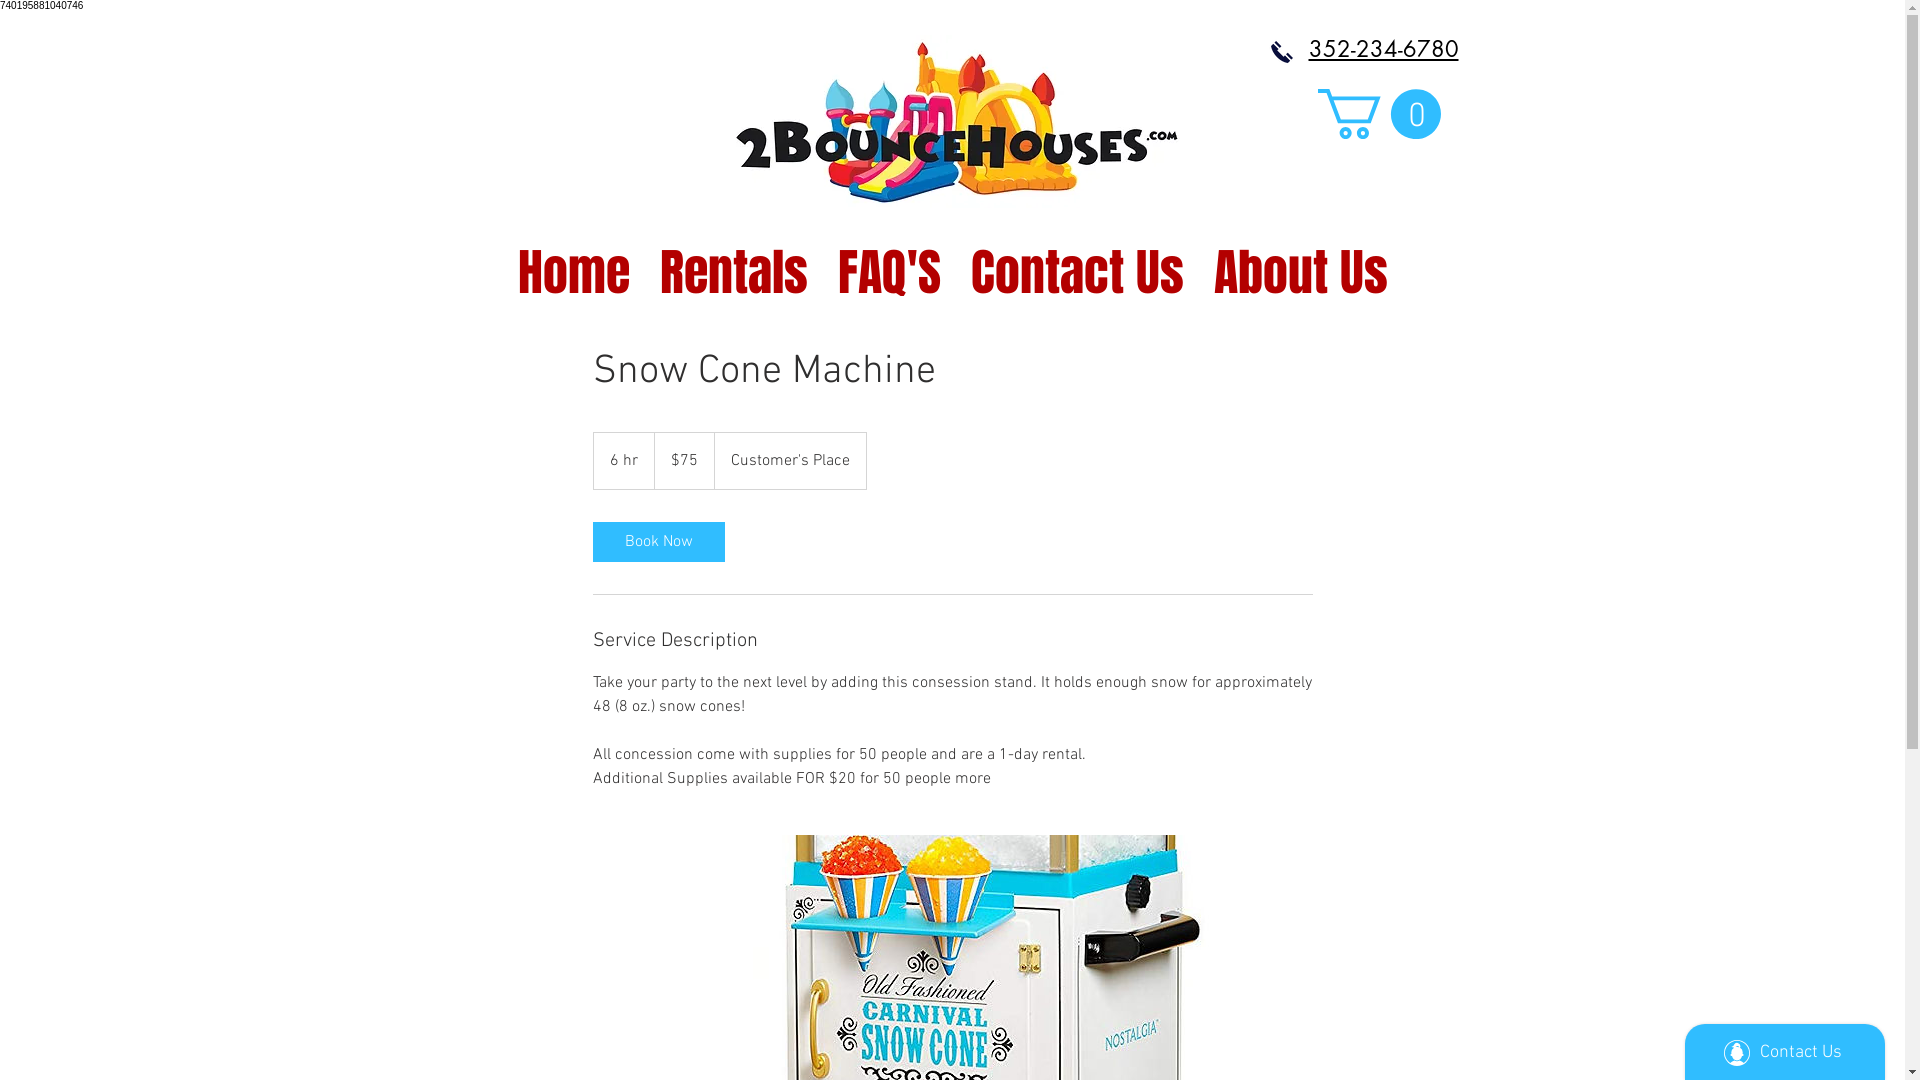  Describe the element at coordinates (821, 260) in the screenshot. I see `'FAQ'S'` at that location.